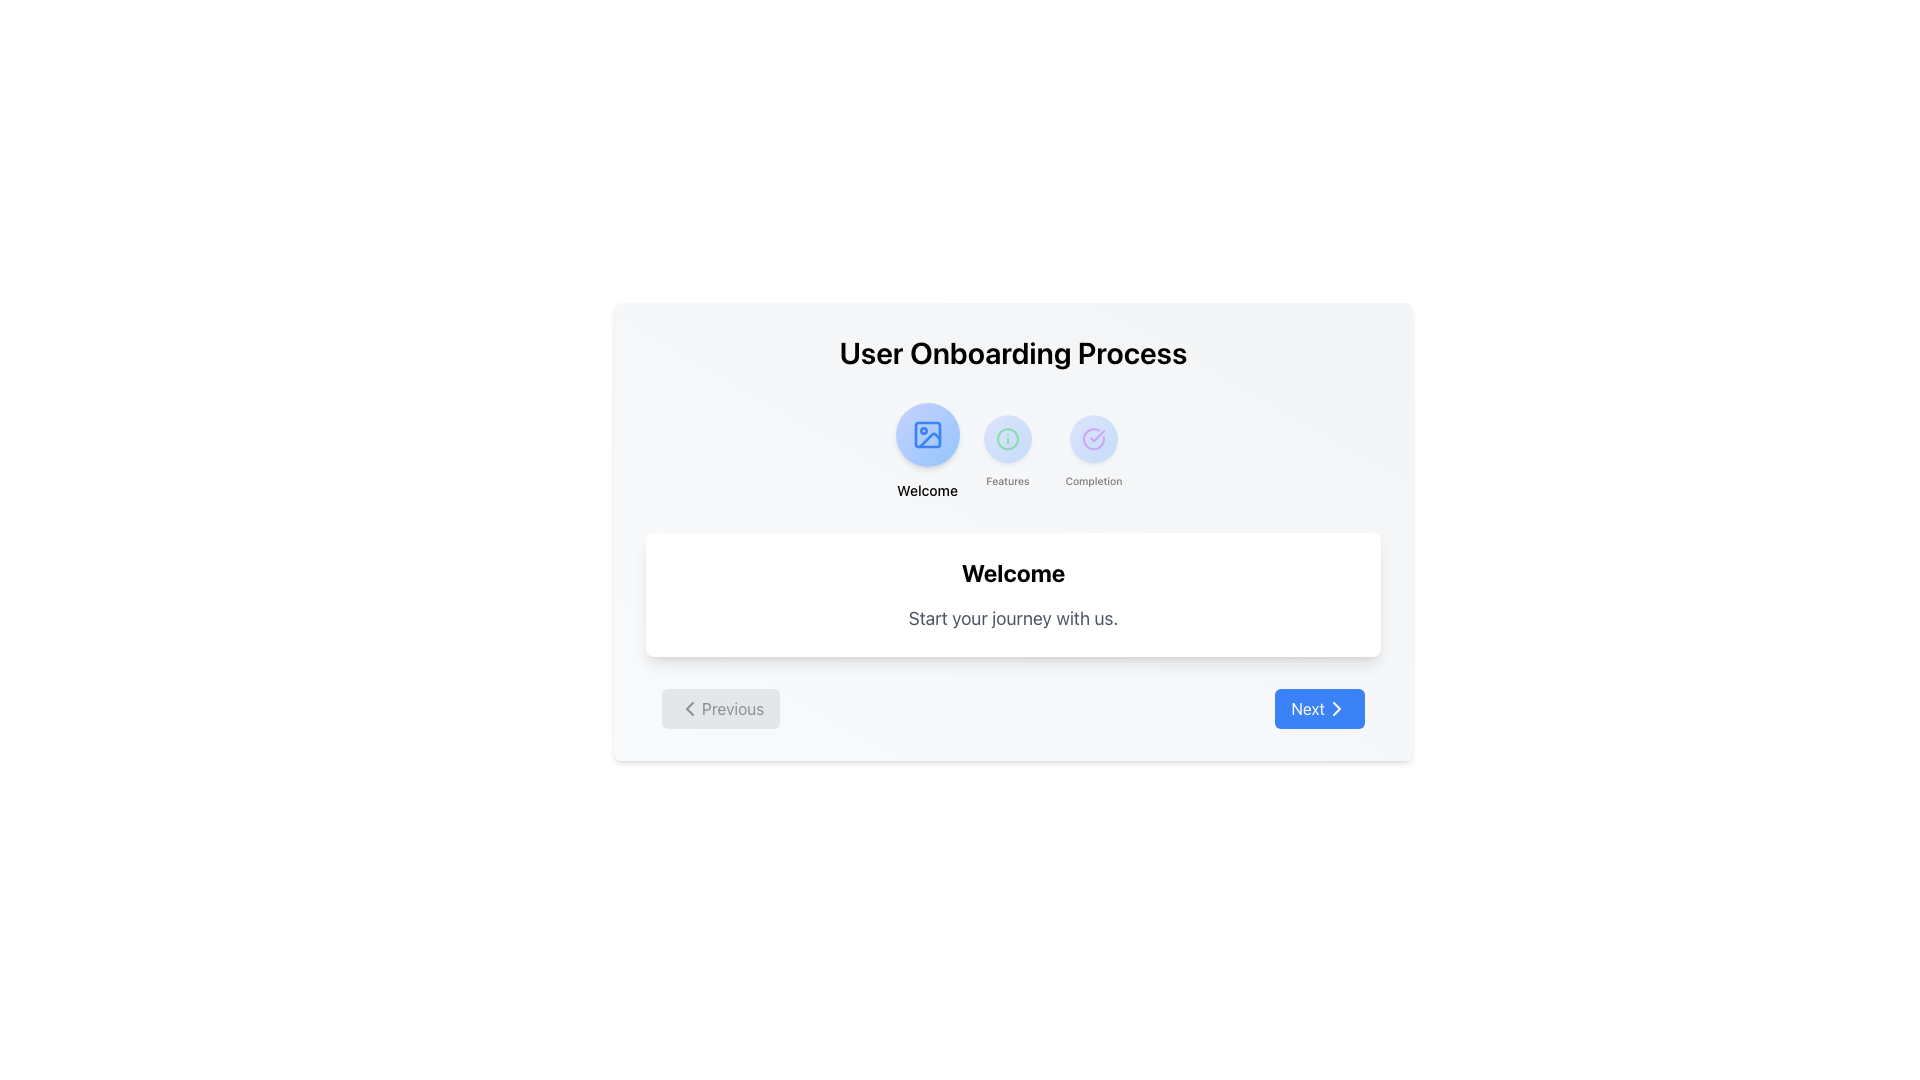 This screenshot has width=1920, height=1080. What do you see at coordinates (926, 434) in the screenshot?
I see `the circular graphical UI indicator styled as a button or icon placeholder, featuring a gradient background and a mountains silhouette icon` at bounding box center [926, 434].